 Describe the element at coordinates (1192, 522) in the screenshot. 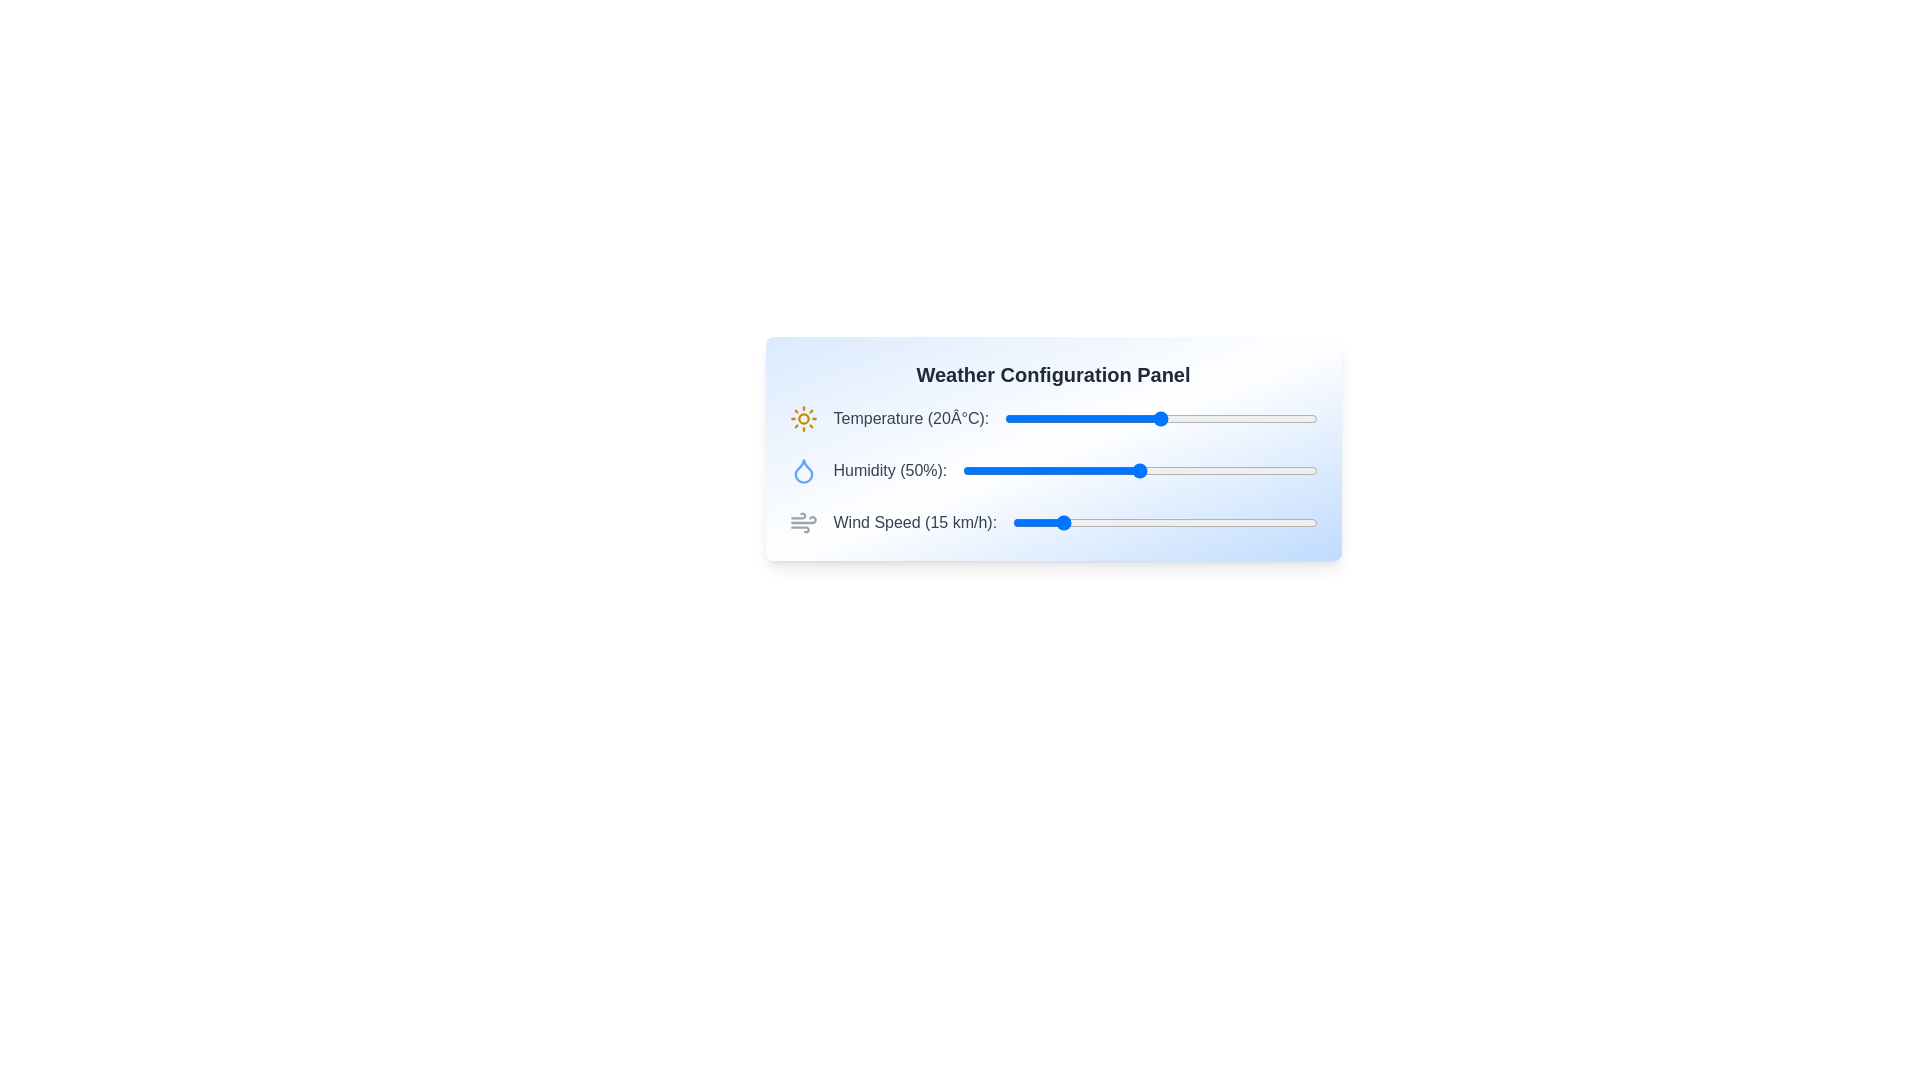

I see `the wind speed slider to 59 km/h` at that location.